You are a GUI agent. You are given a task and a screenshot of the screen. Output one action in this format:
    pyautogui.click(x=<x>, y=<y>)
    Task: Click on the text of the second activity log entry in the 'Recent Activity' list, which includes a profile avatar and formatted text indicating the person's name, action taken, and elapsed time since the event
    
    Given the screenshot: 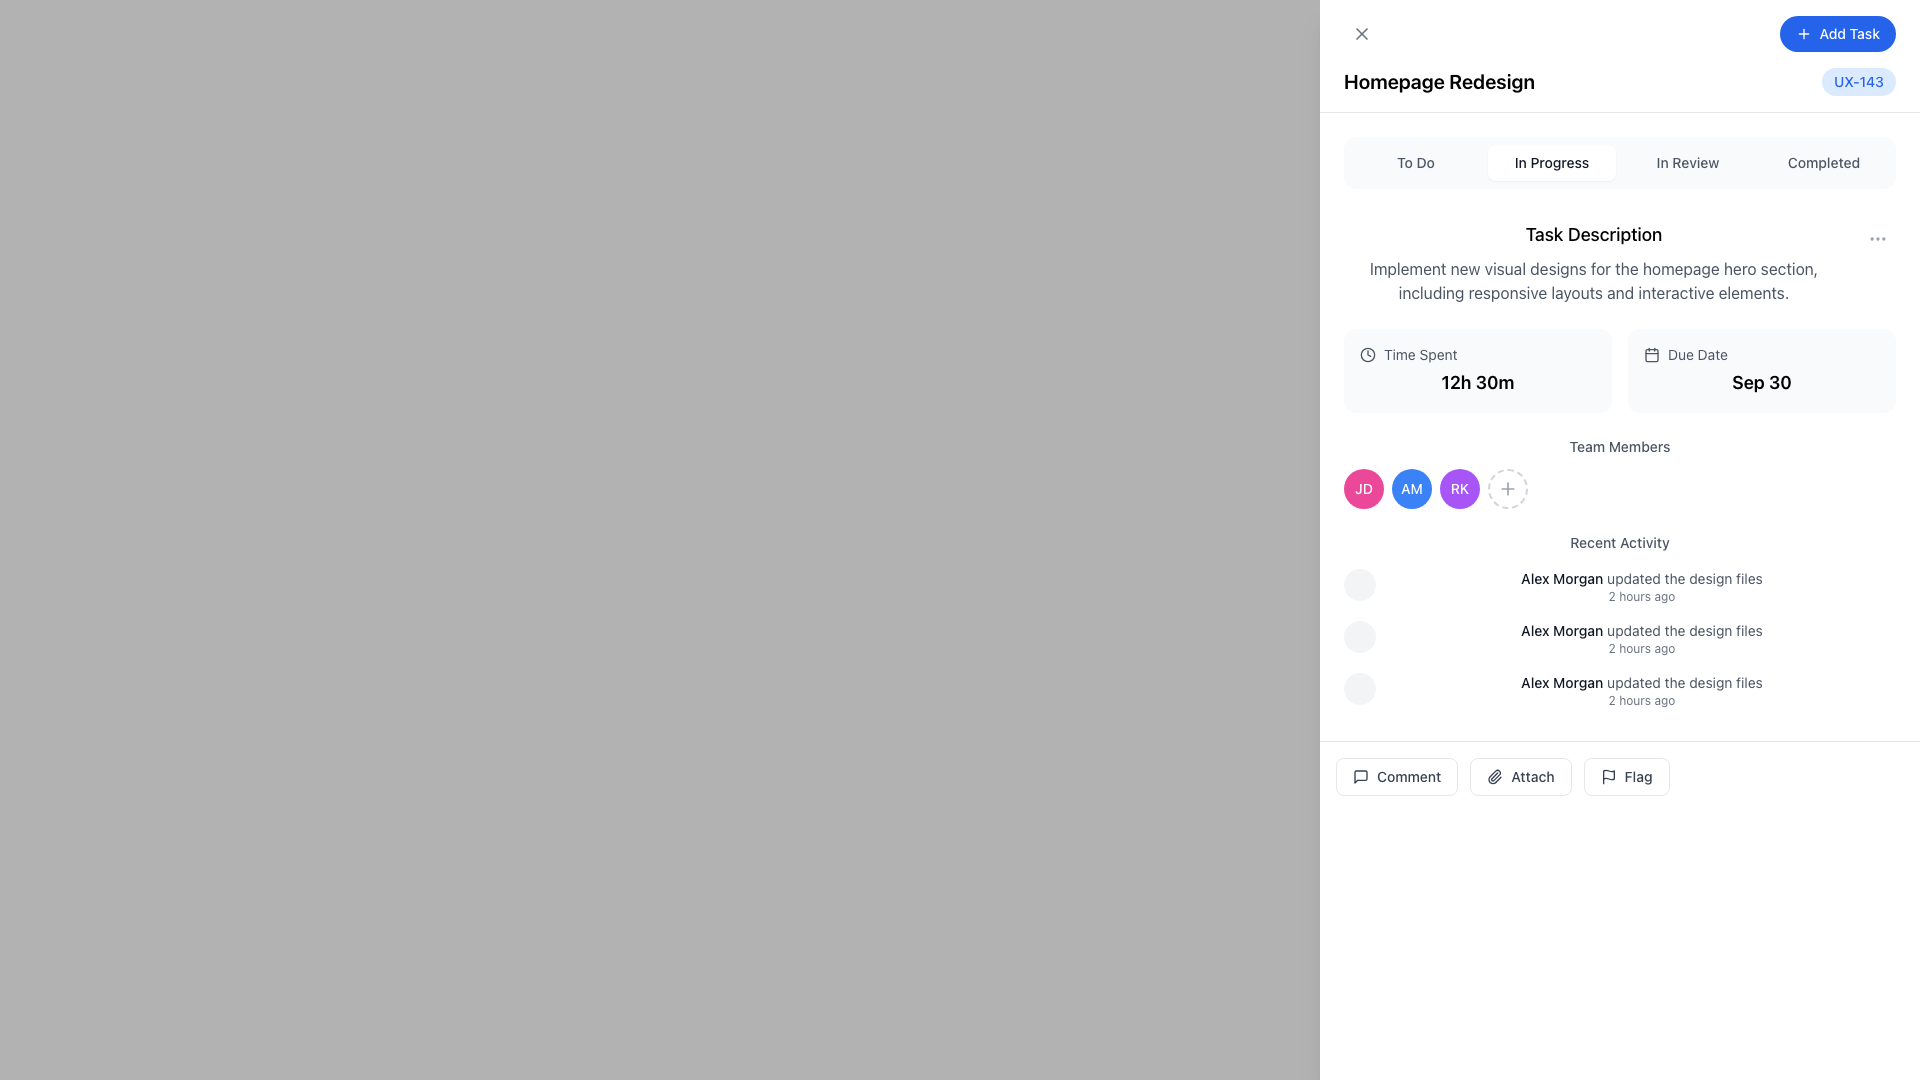 What is the action you would take?
    pyautogui.click(x=1620, y=639)
    